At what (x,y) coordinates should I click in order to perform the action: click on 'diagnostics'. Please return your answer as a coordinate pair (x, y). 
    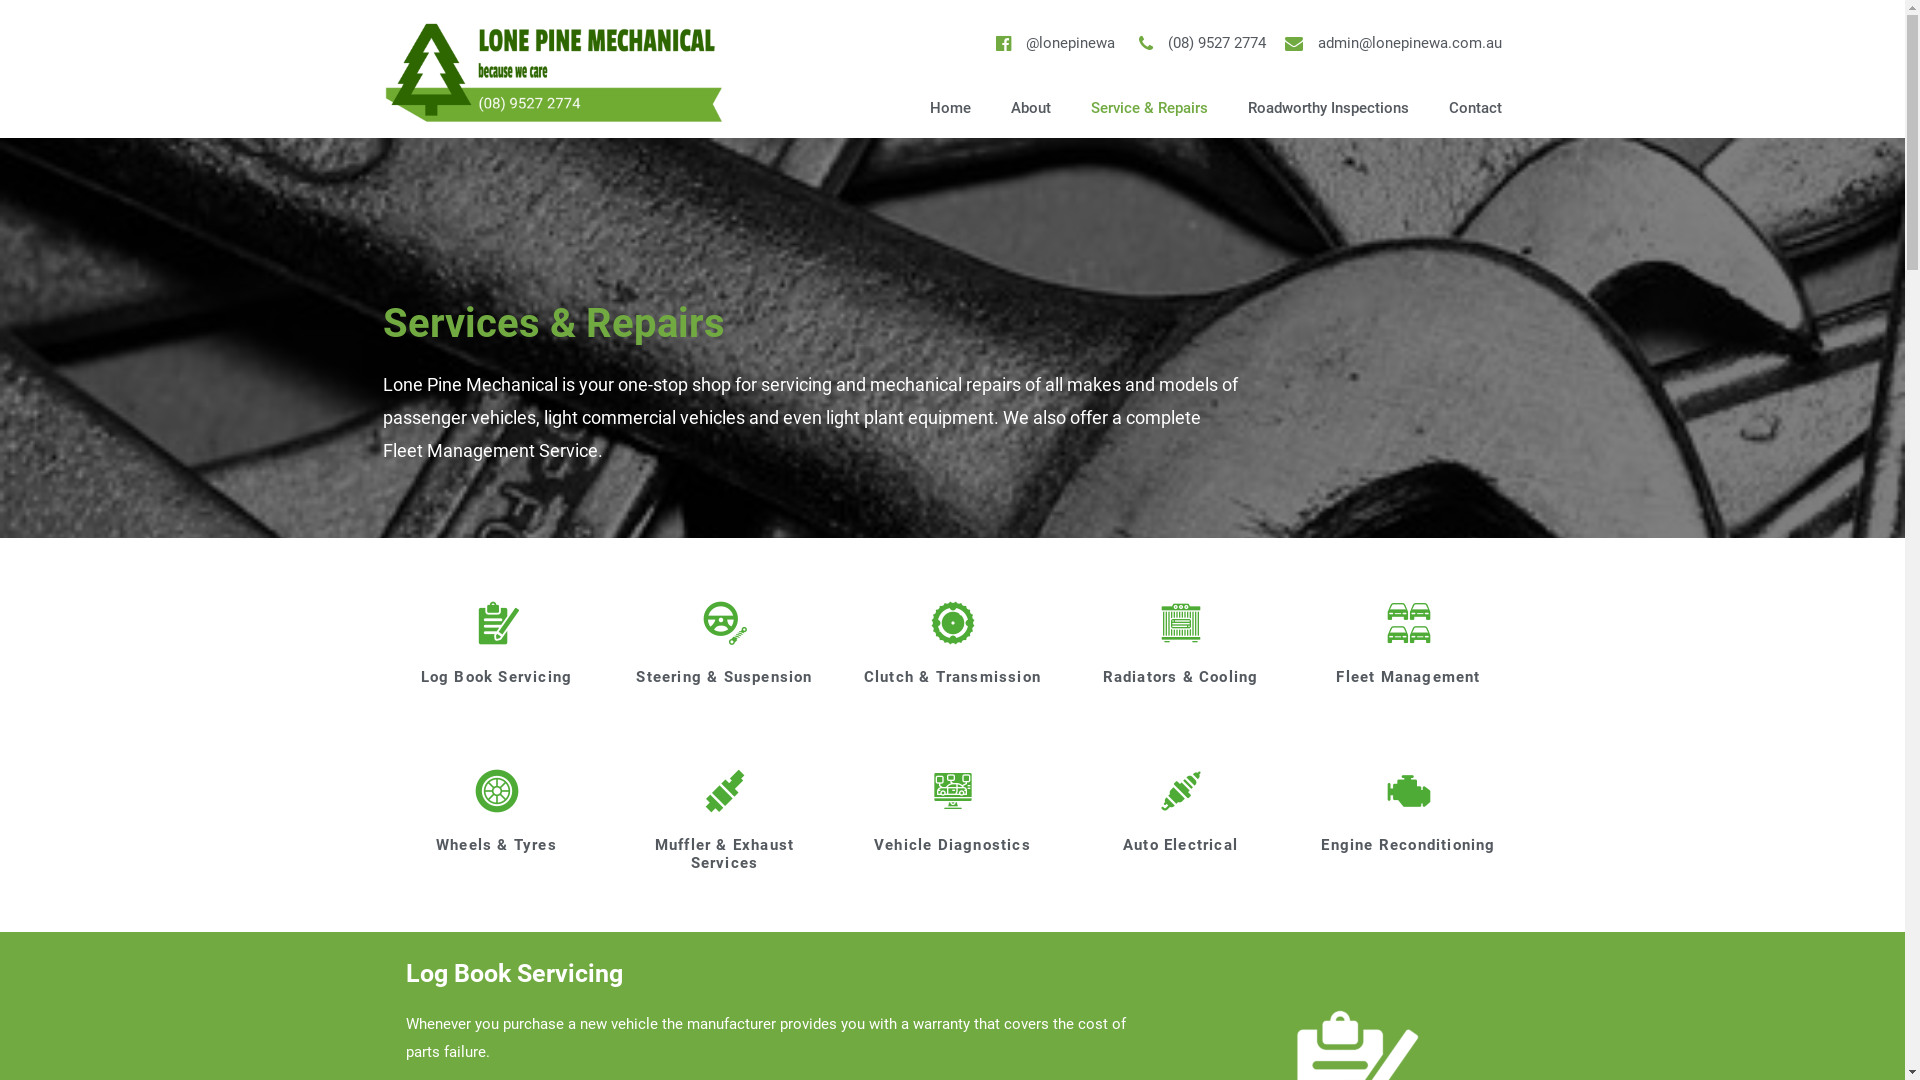
    Looking at the image, I should click on (926, 789).